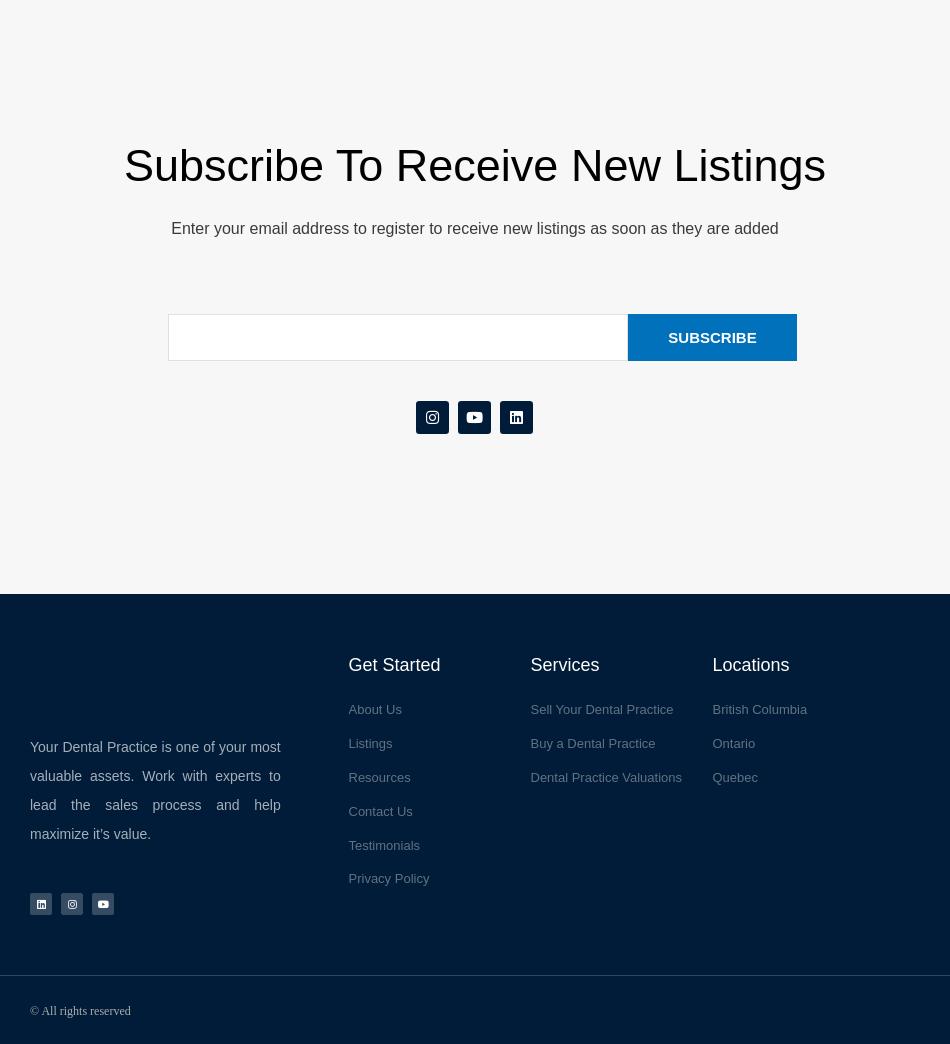  What do you see at coordinates (346, 708) in the screenshot?
I see `'About Us'` at bounding box center [346, 708].